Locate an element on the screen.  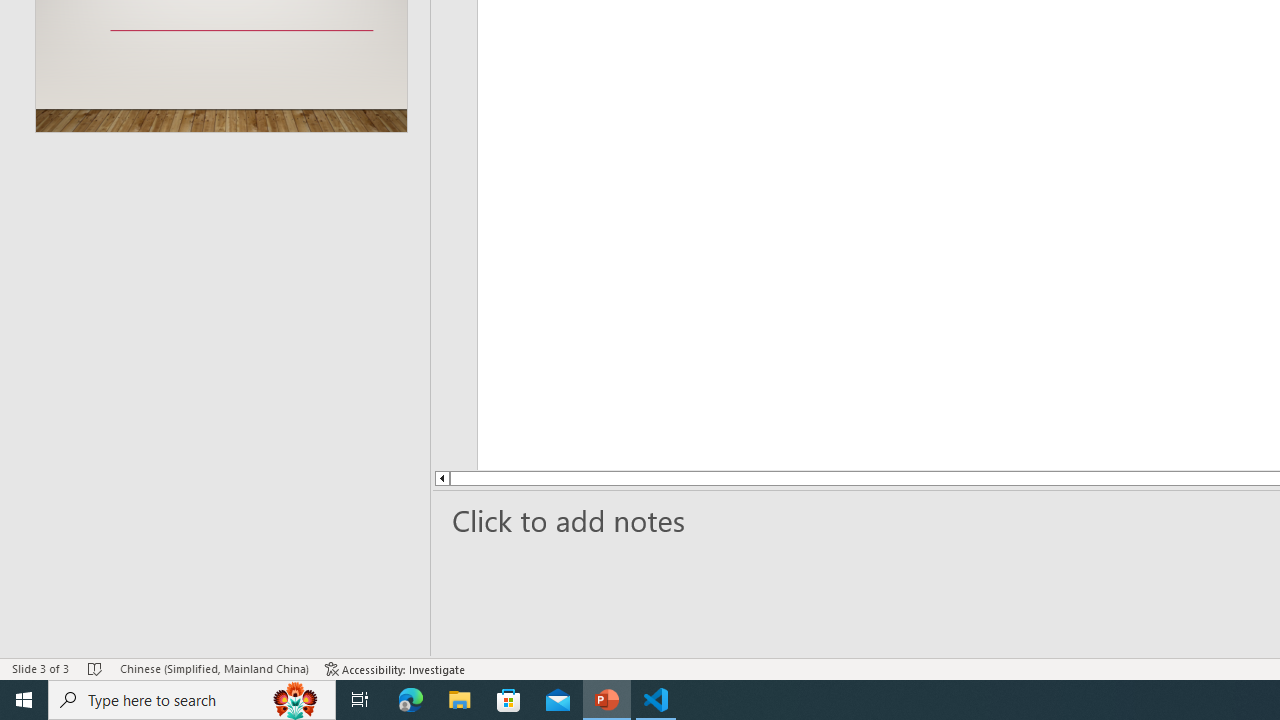
'Accessibility Checker Accessibility: Investigate' is located at coordinates (395, 669).